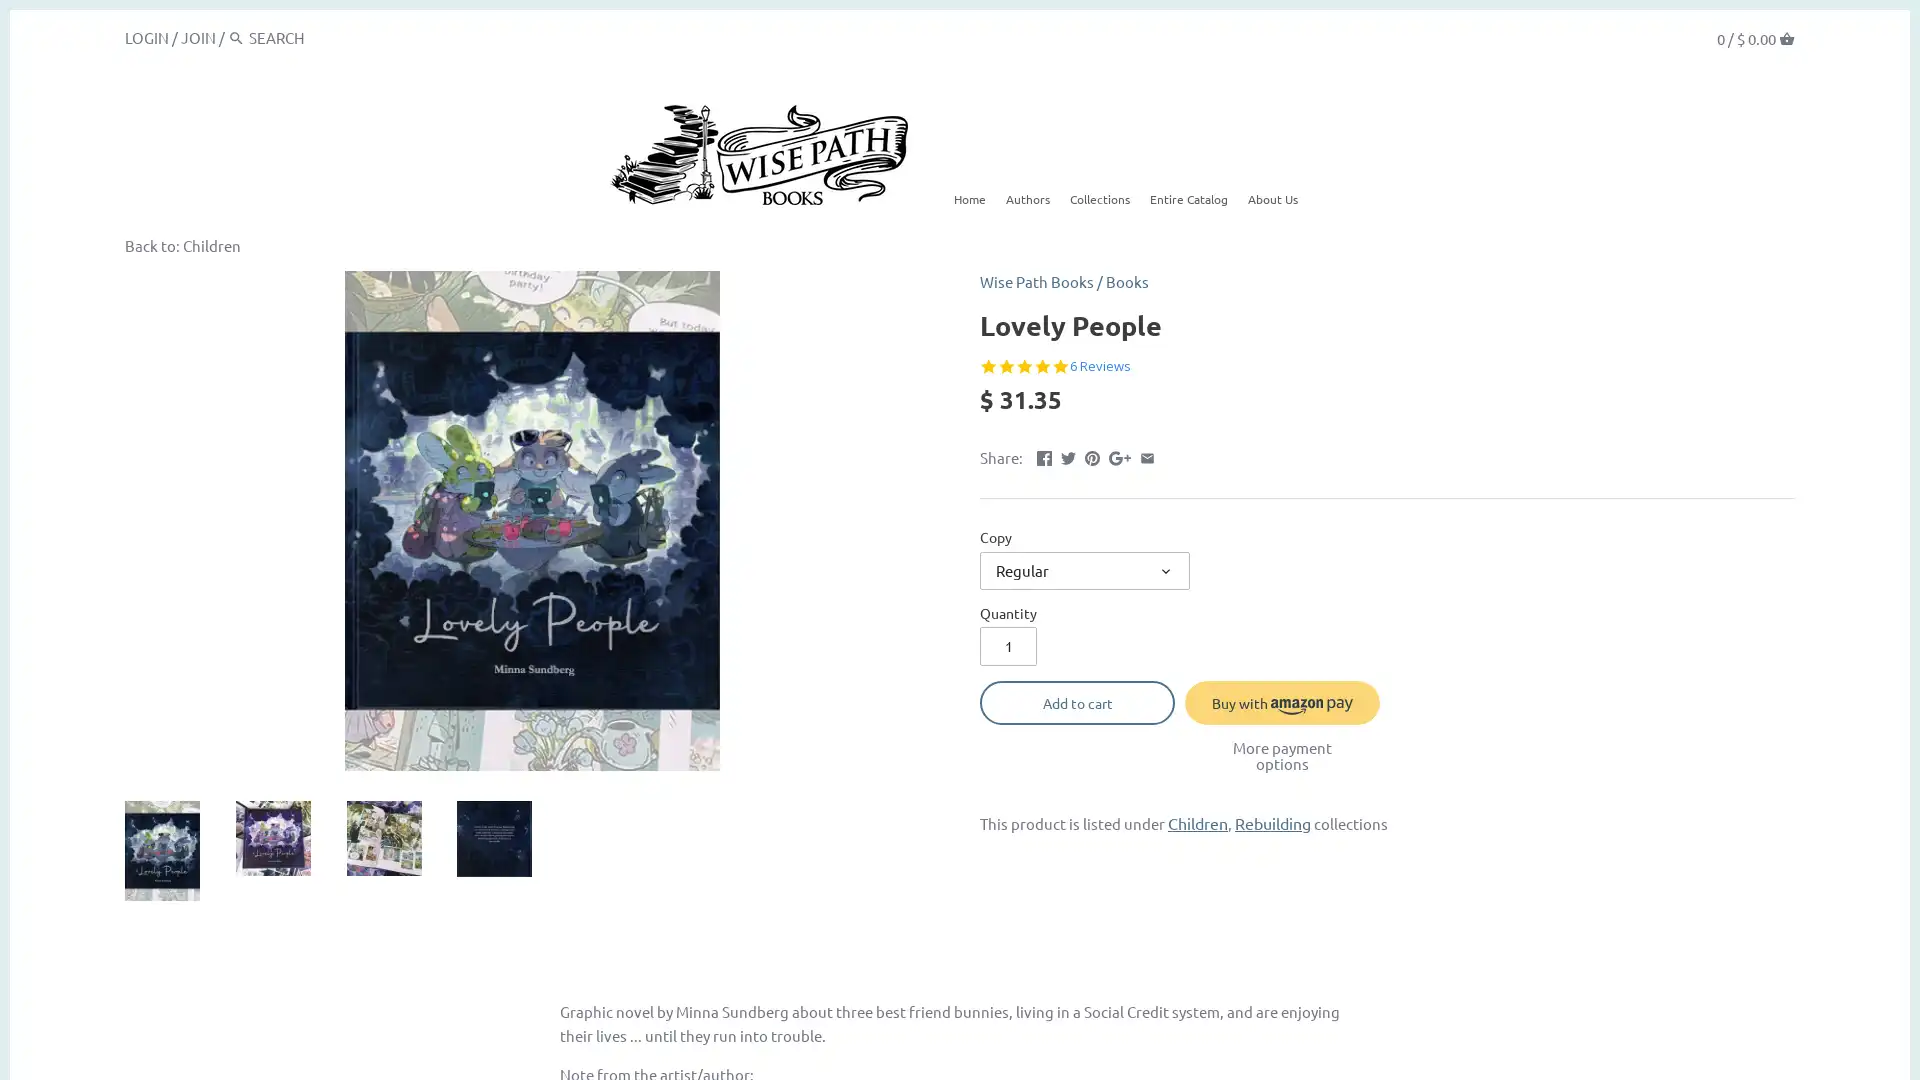 The width and height of the screenshot is (1920, 1080). What do you see at coordinates (1282, 701) in the screenshot?
I see `Buy now with Amazon Pay` at bounding box center [1282, 701].